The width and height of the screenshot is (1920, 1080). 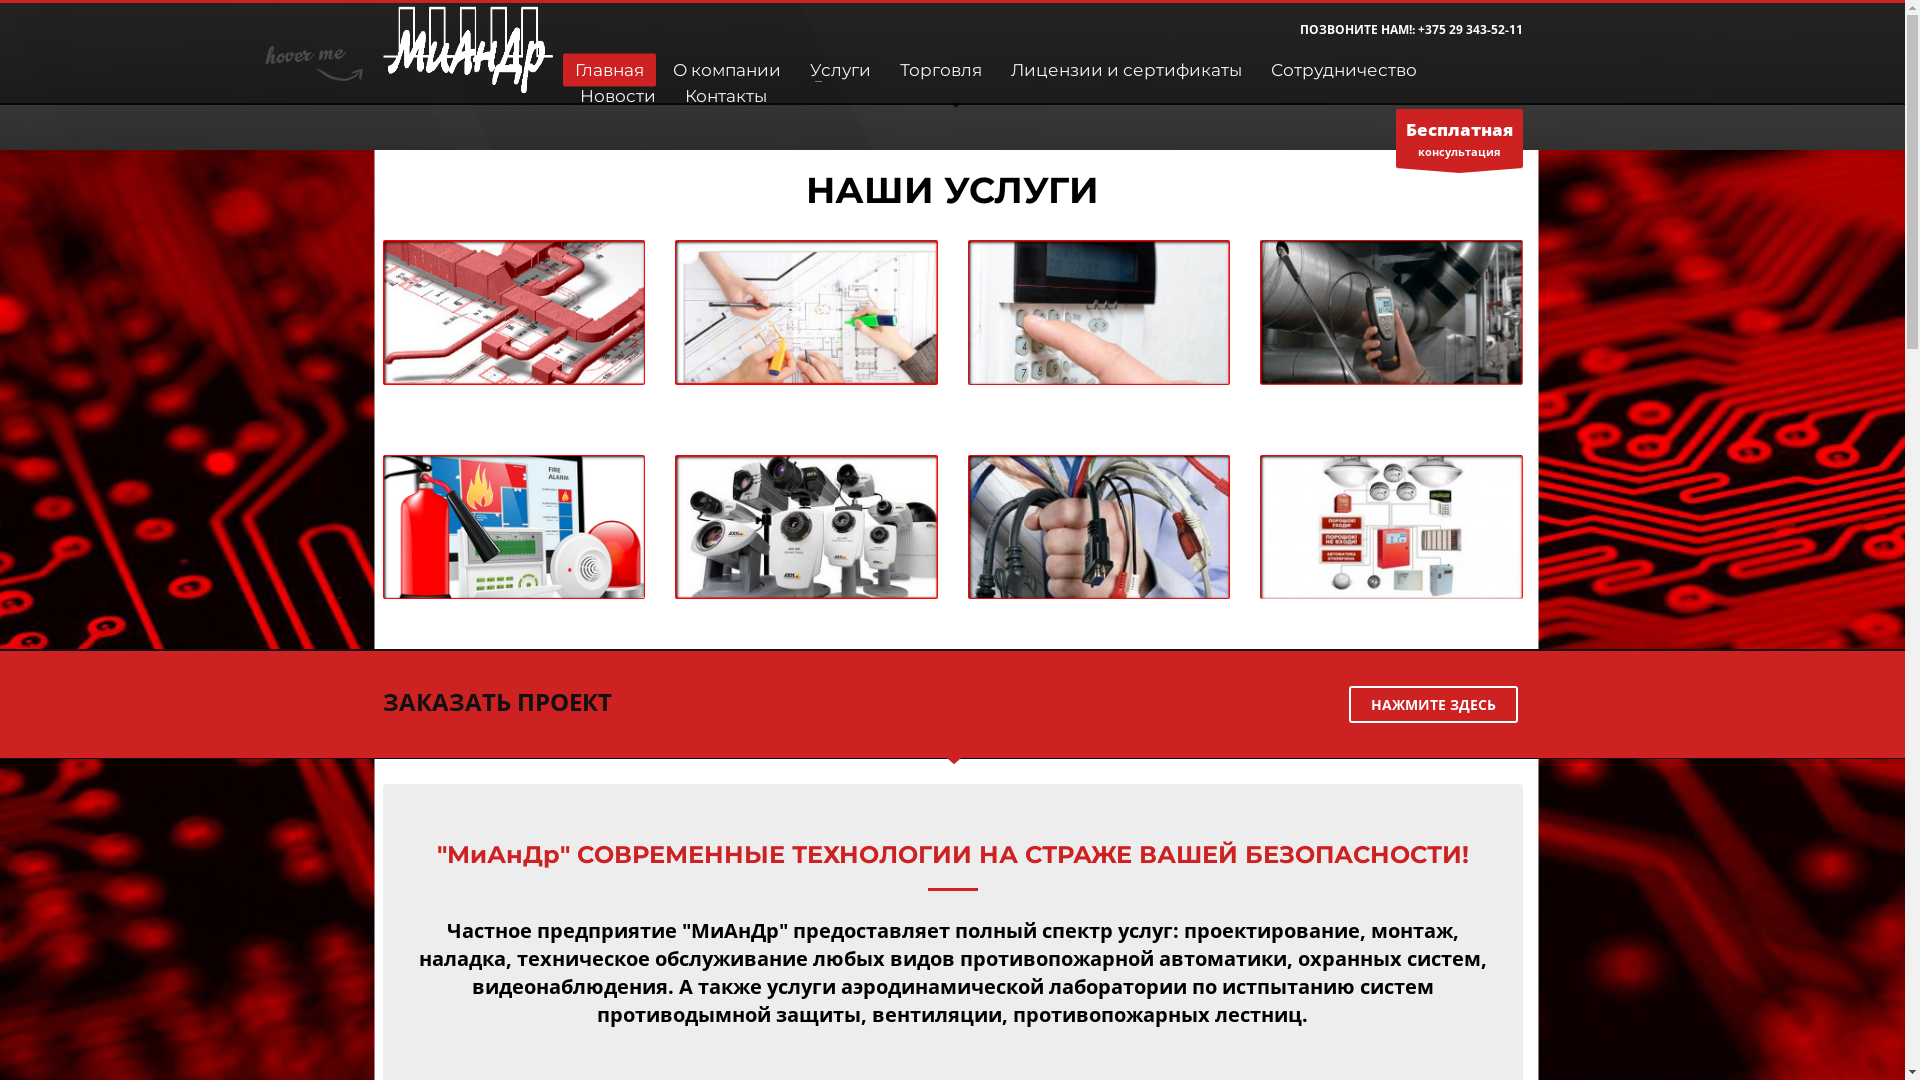 What do you see at coordinates (1470, 29) in the screenshot?
I see `'+375 29 343-52-11'` at bounding box center [1470, 29].